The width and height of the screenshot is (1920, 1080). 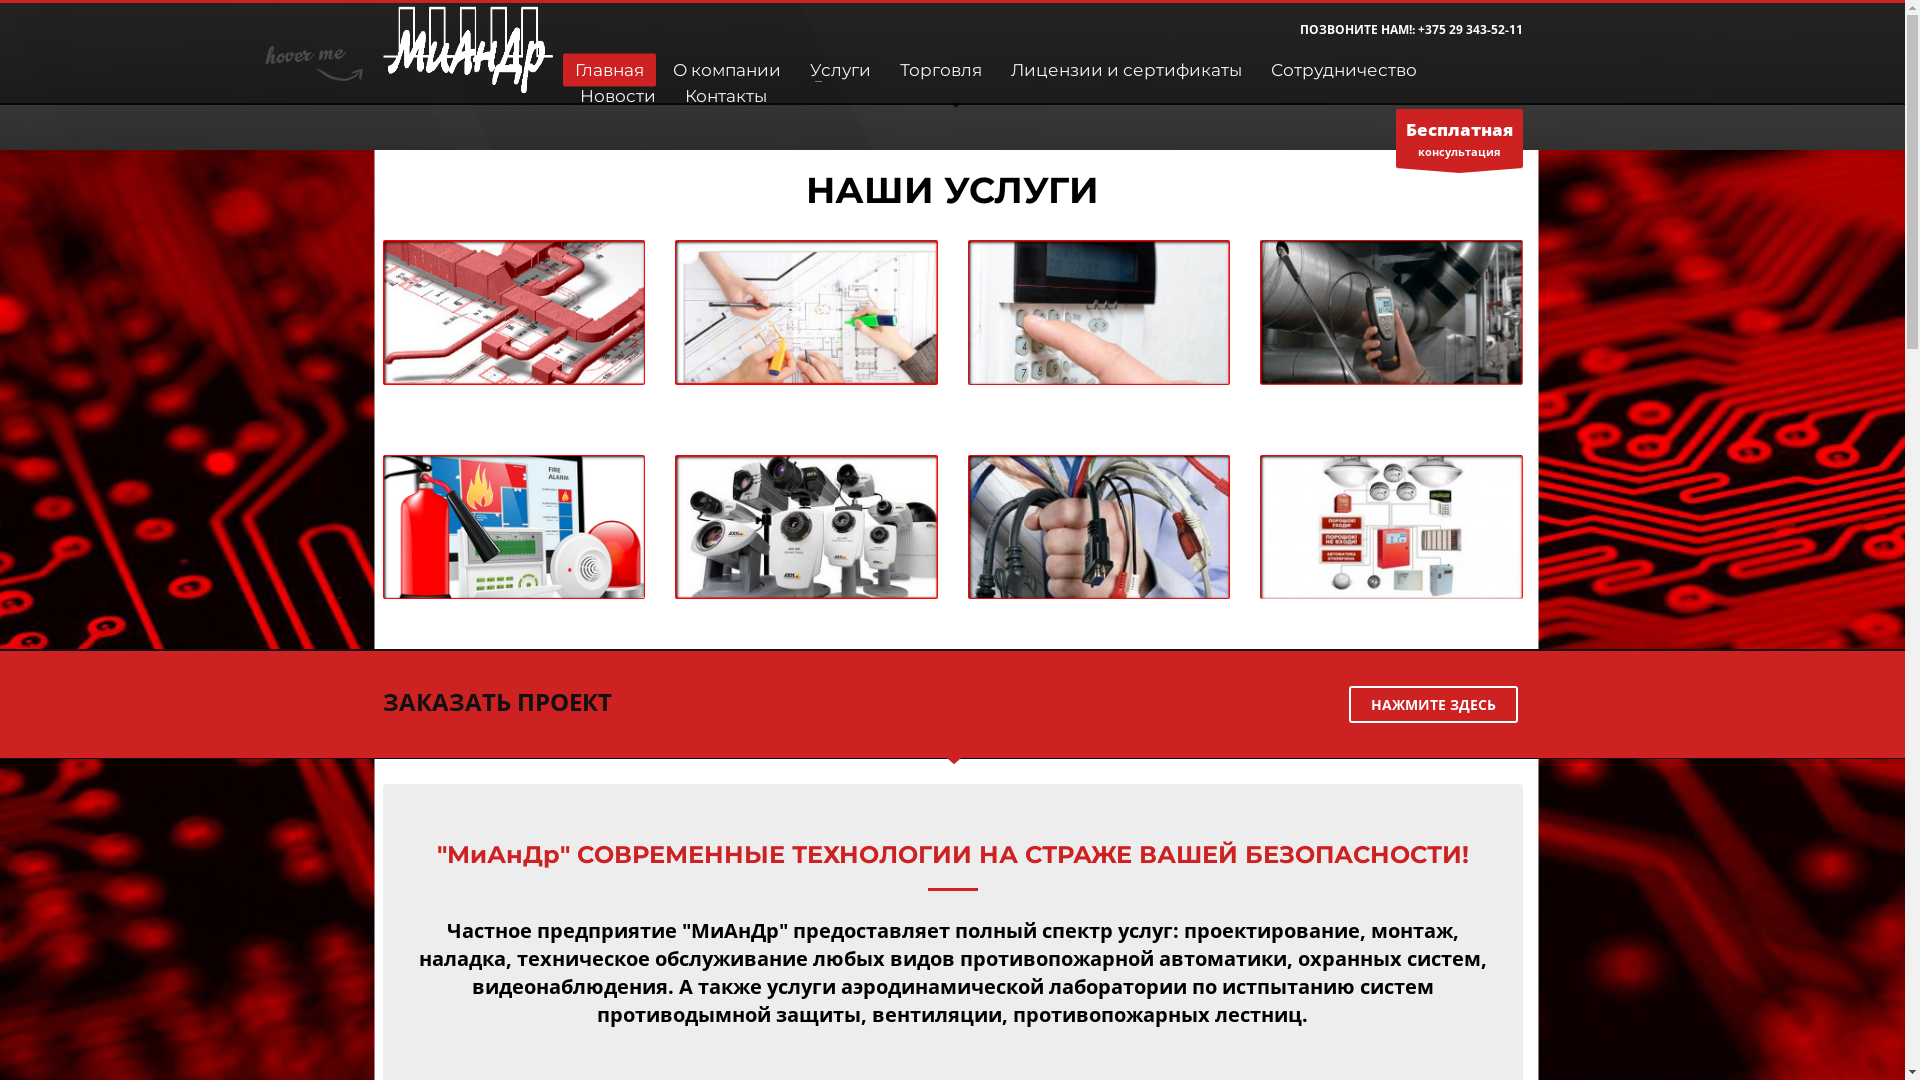 What do you see at coordinates (1470, 29) in the screenshot?
I see `'+375 29 343-52-11'` at bounding box center [1470, 29].